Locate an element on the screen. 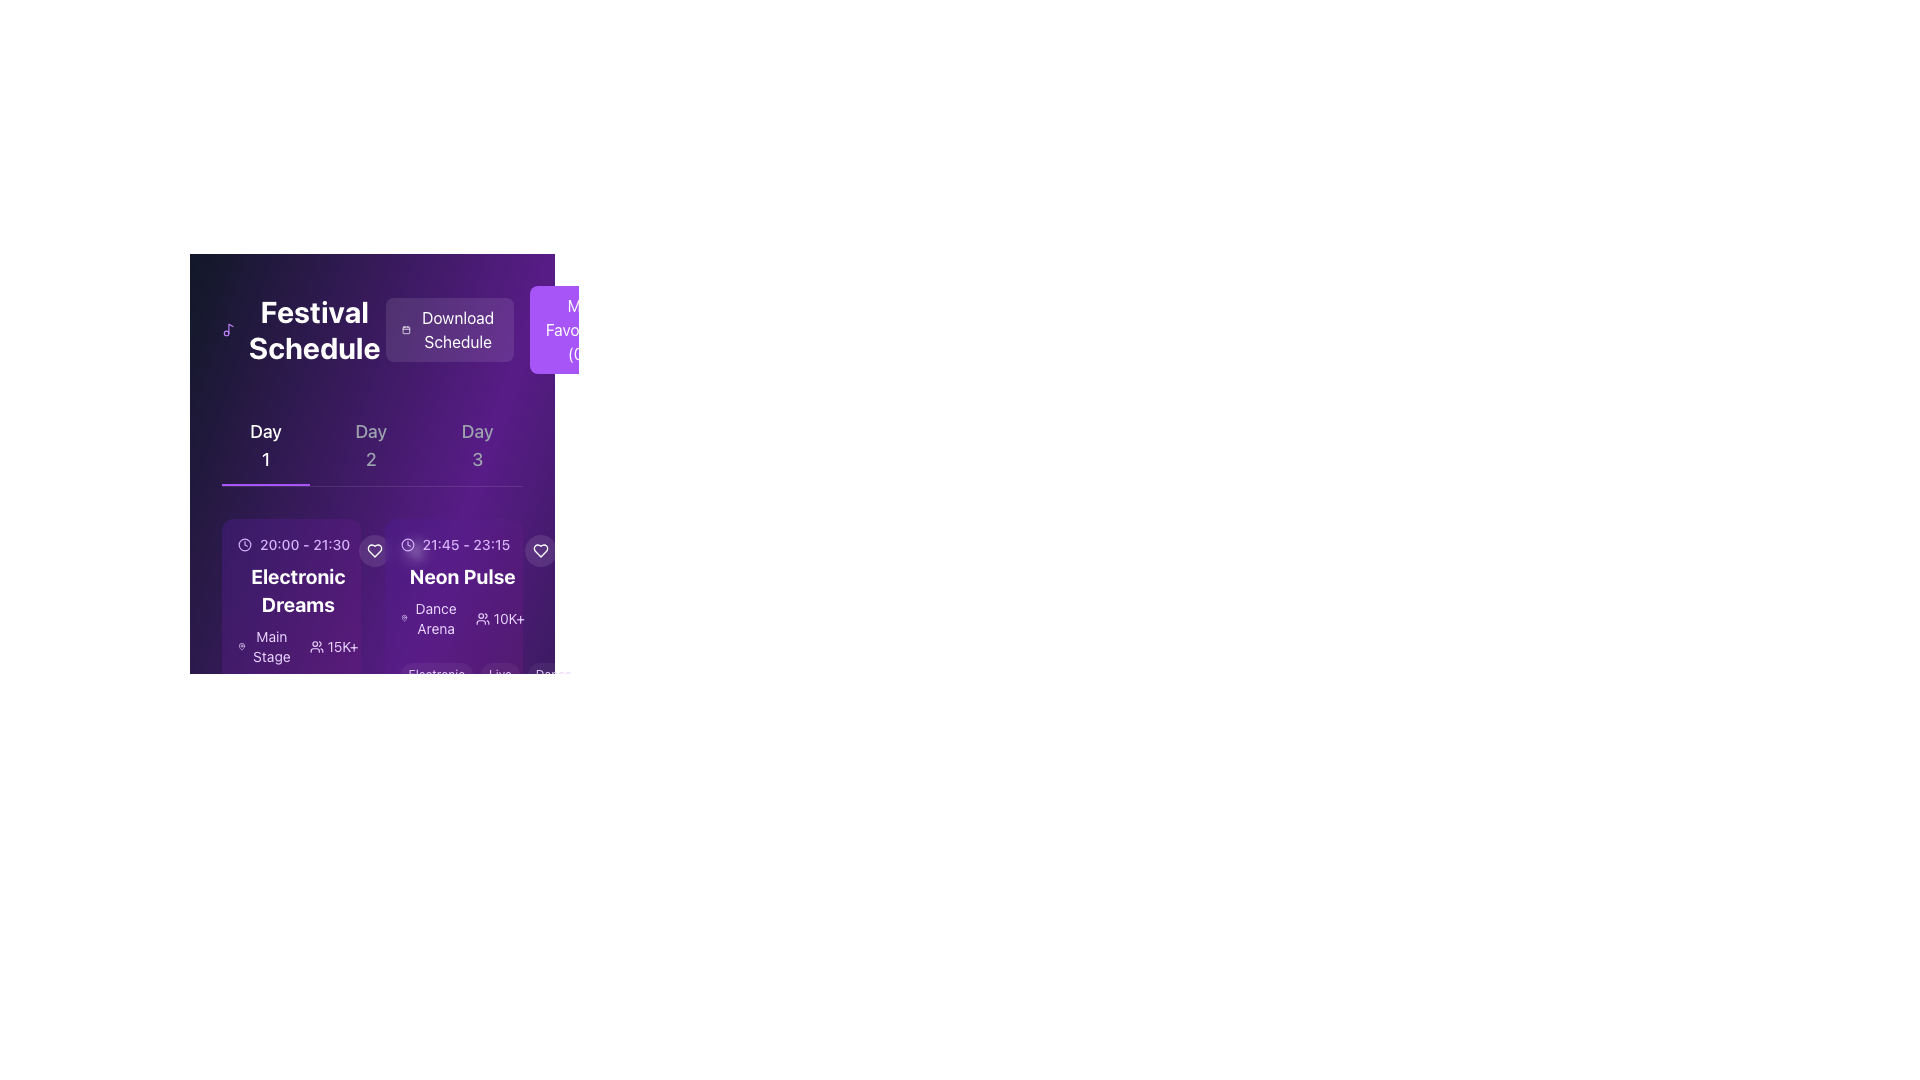  the 'Electronic' pill-shaped button with a light purple background and white text, located at the bottom section of the 'Neon Pulse' card is located at coordinates (435, 675).